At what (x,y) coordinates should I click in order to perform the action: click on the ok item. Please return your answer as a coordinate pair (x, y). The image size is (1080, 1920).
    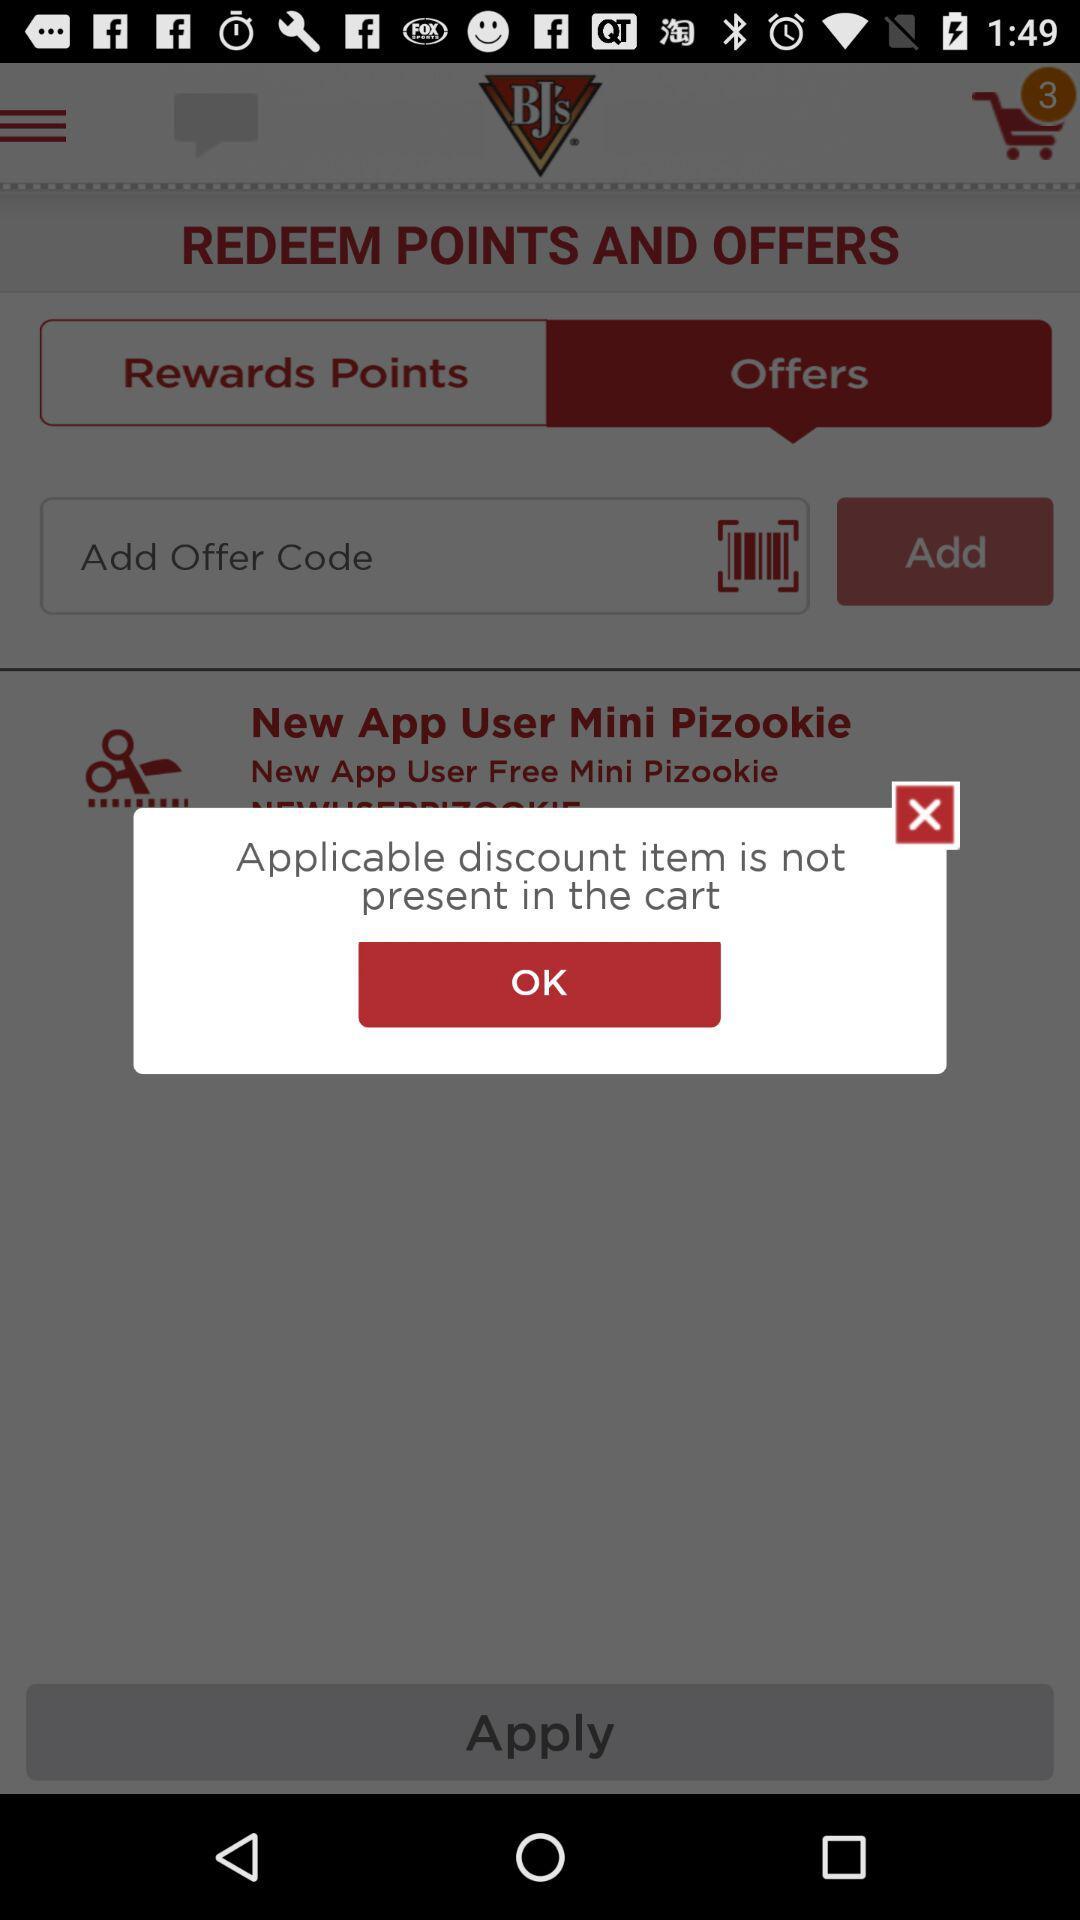
    Looking at the image, I should click on (538, 984).